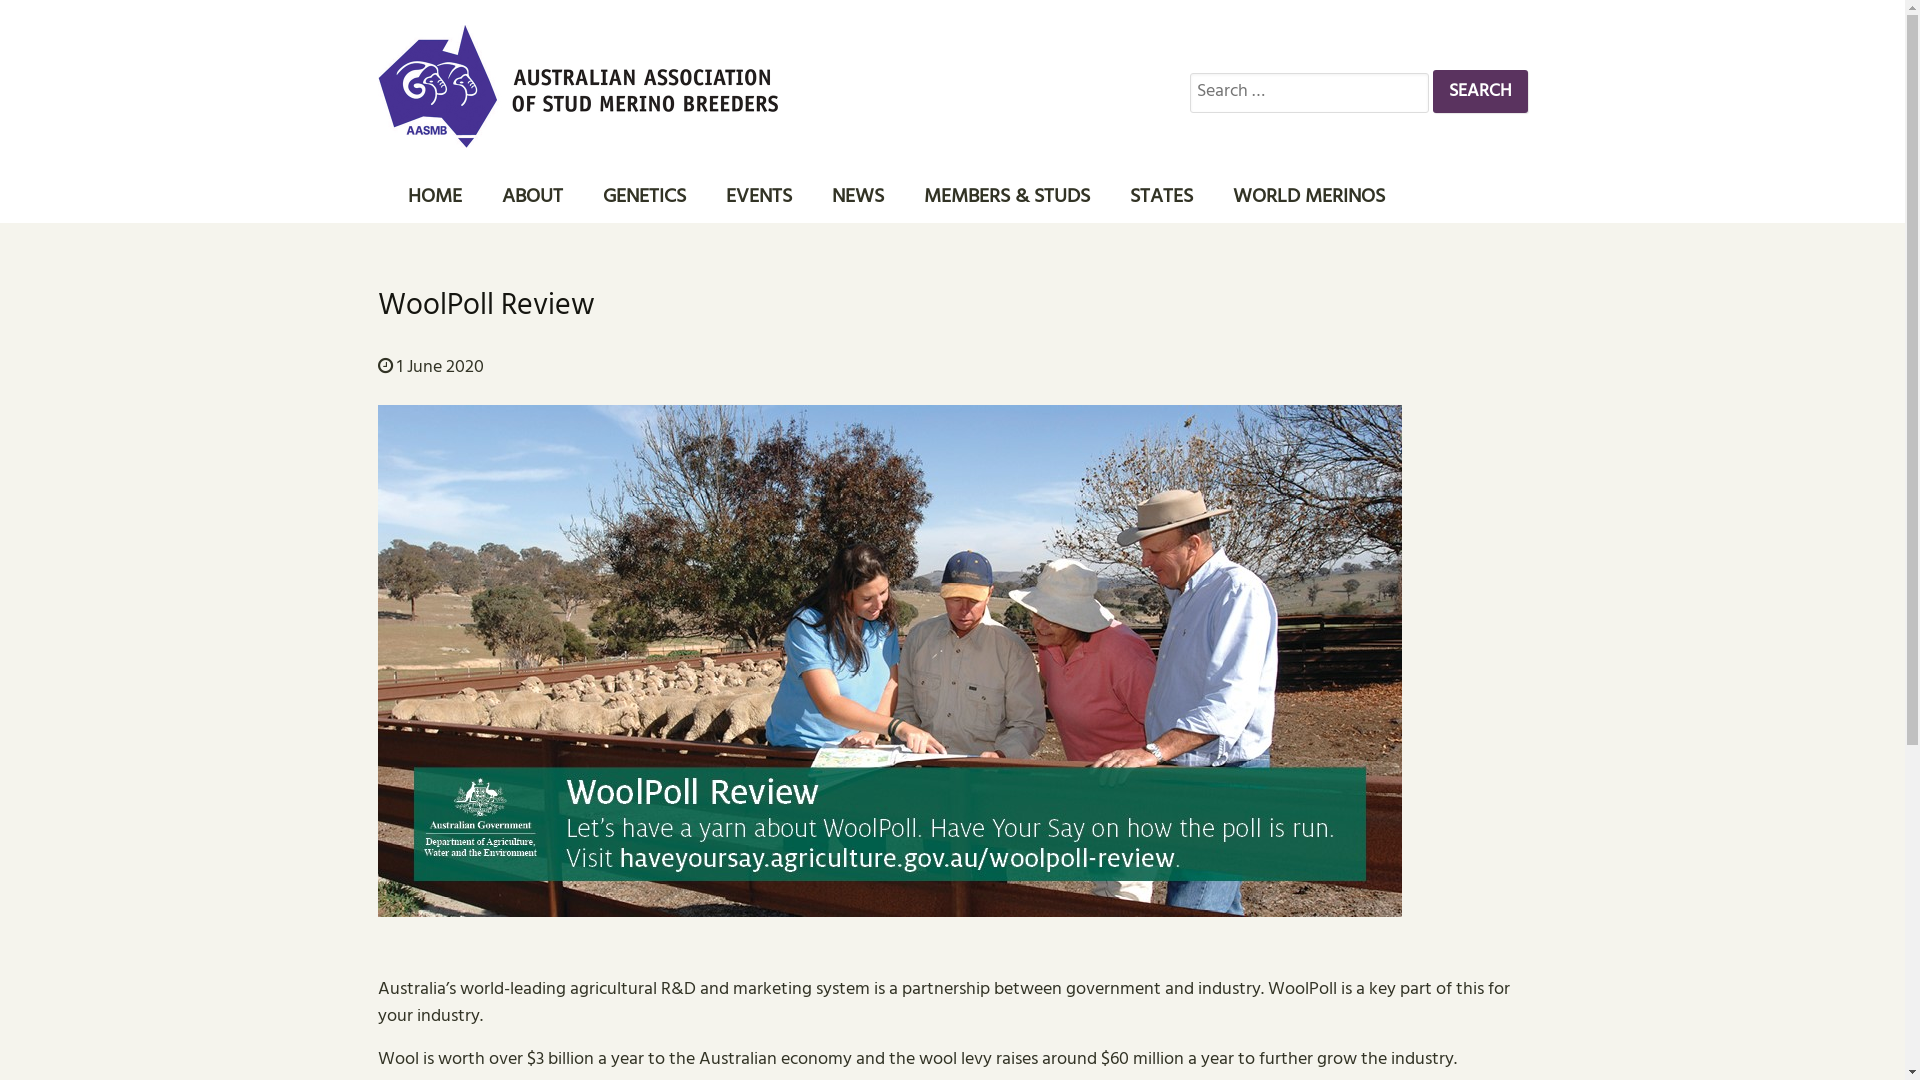 This screenshot has height=1080, width=1920. What do you see at coordinates (1309, 92) in the screenshot?
I see `'Search for:'` at bounding box center [1309, 92].